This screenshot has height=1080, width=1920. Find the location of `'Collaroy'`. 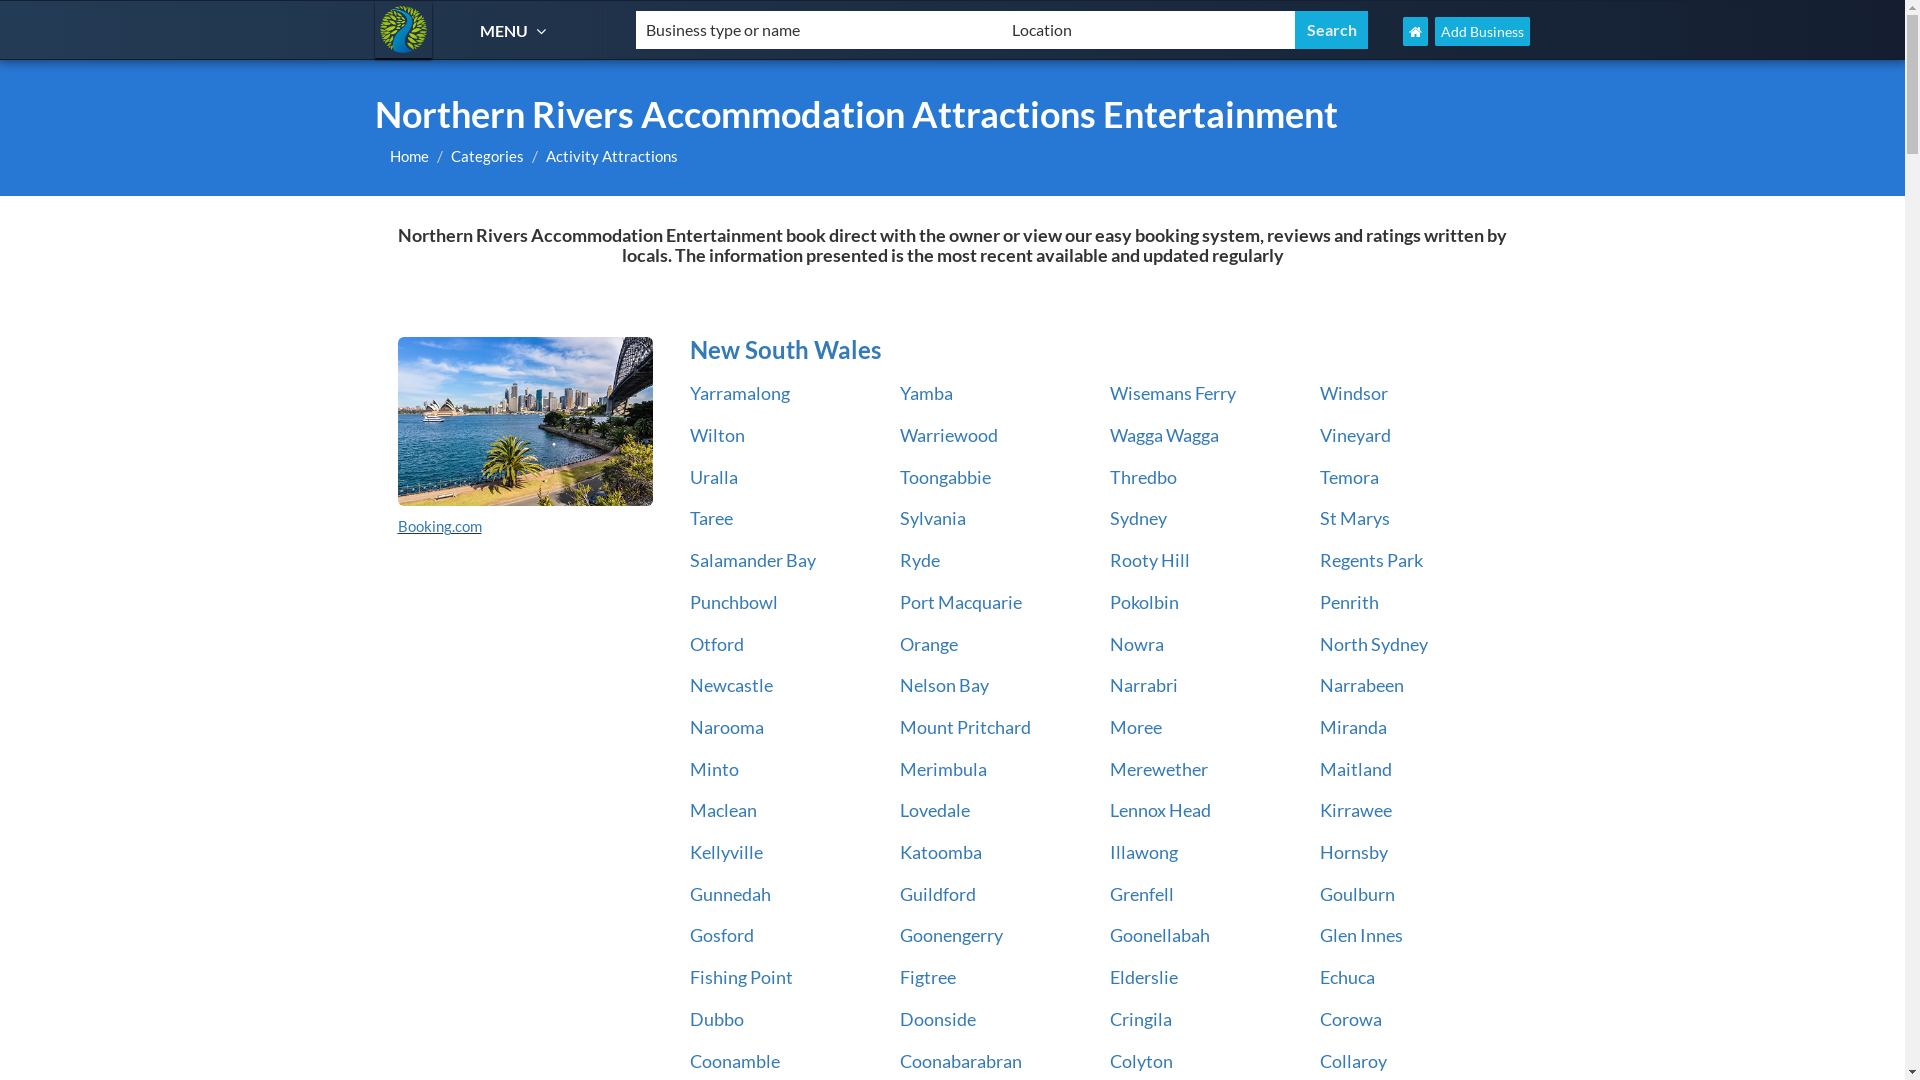

'Collaroy' is located at coordinates (1353, 1059).